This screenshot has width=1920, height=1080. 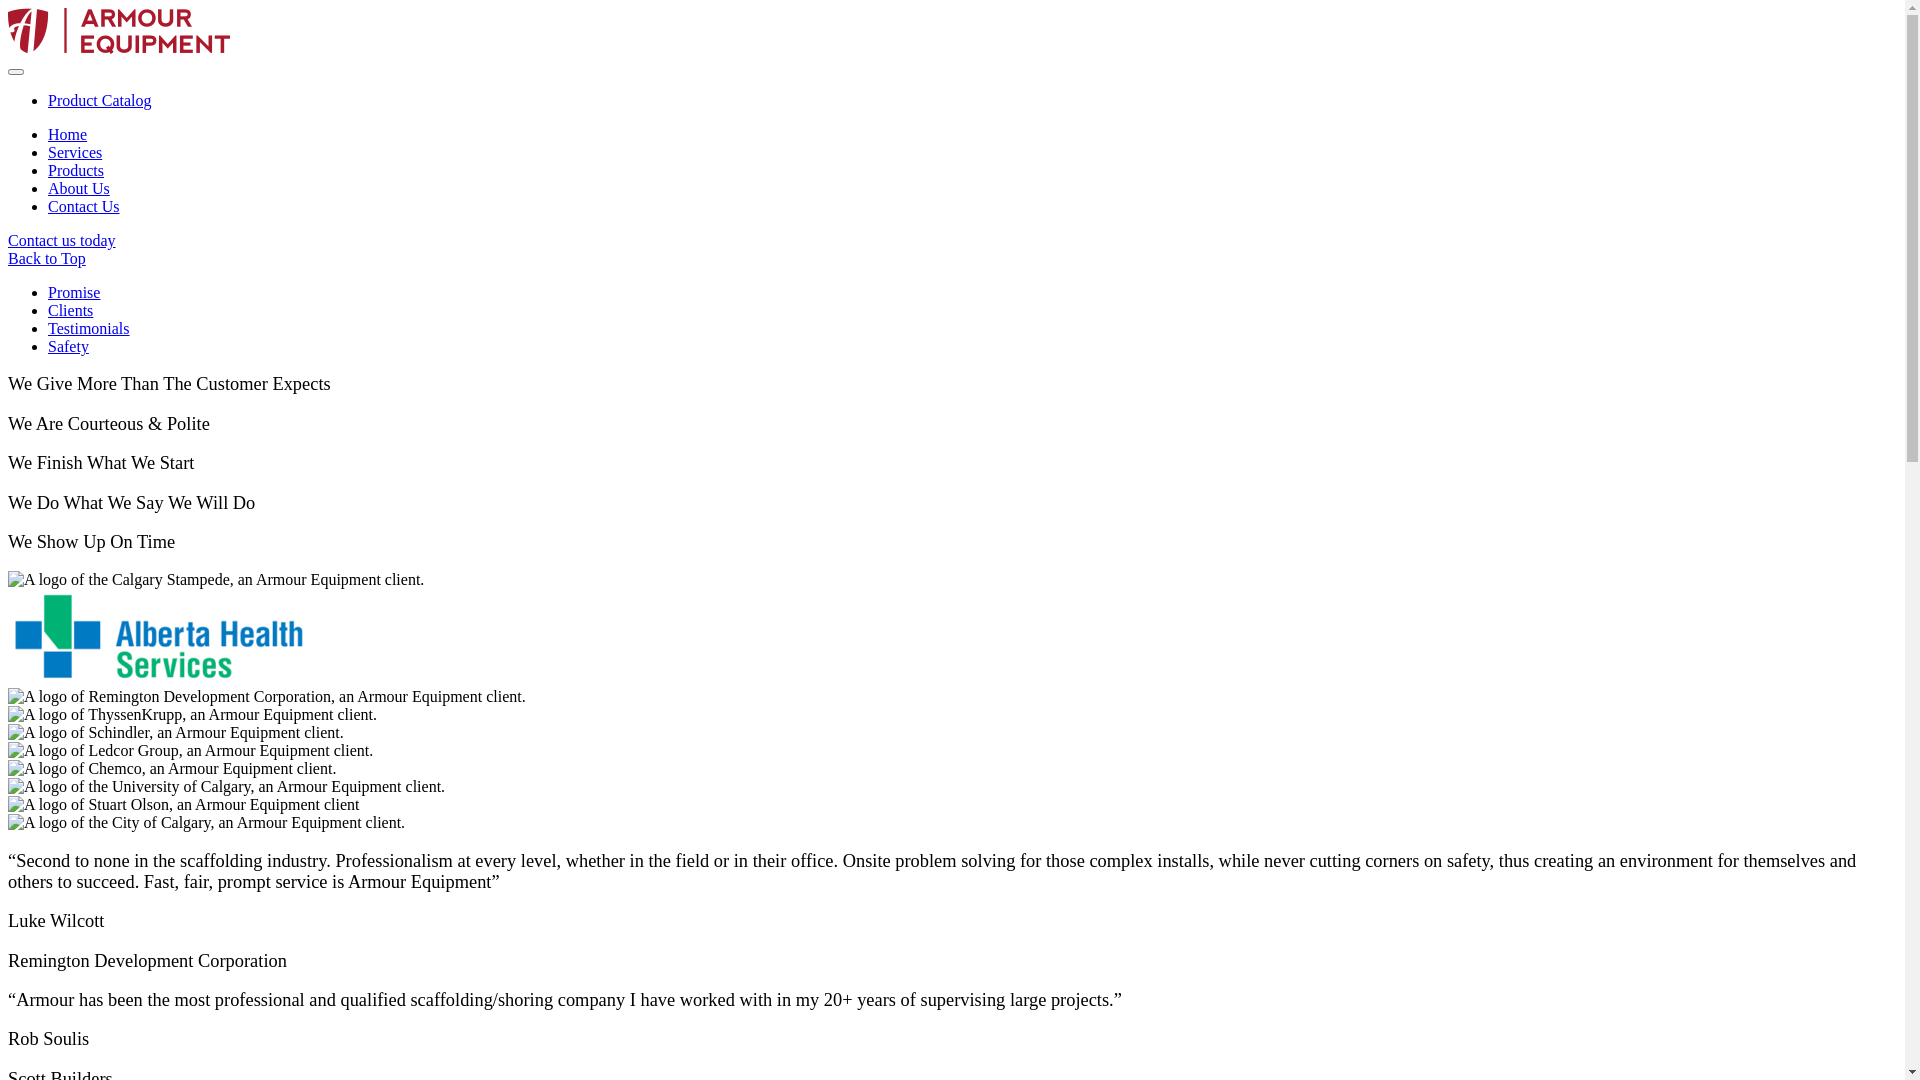 What do you see at coordinates (70, 310) in the screenshot?
I see `'Clients'` at bounding box center [70, 310].